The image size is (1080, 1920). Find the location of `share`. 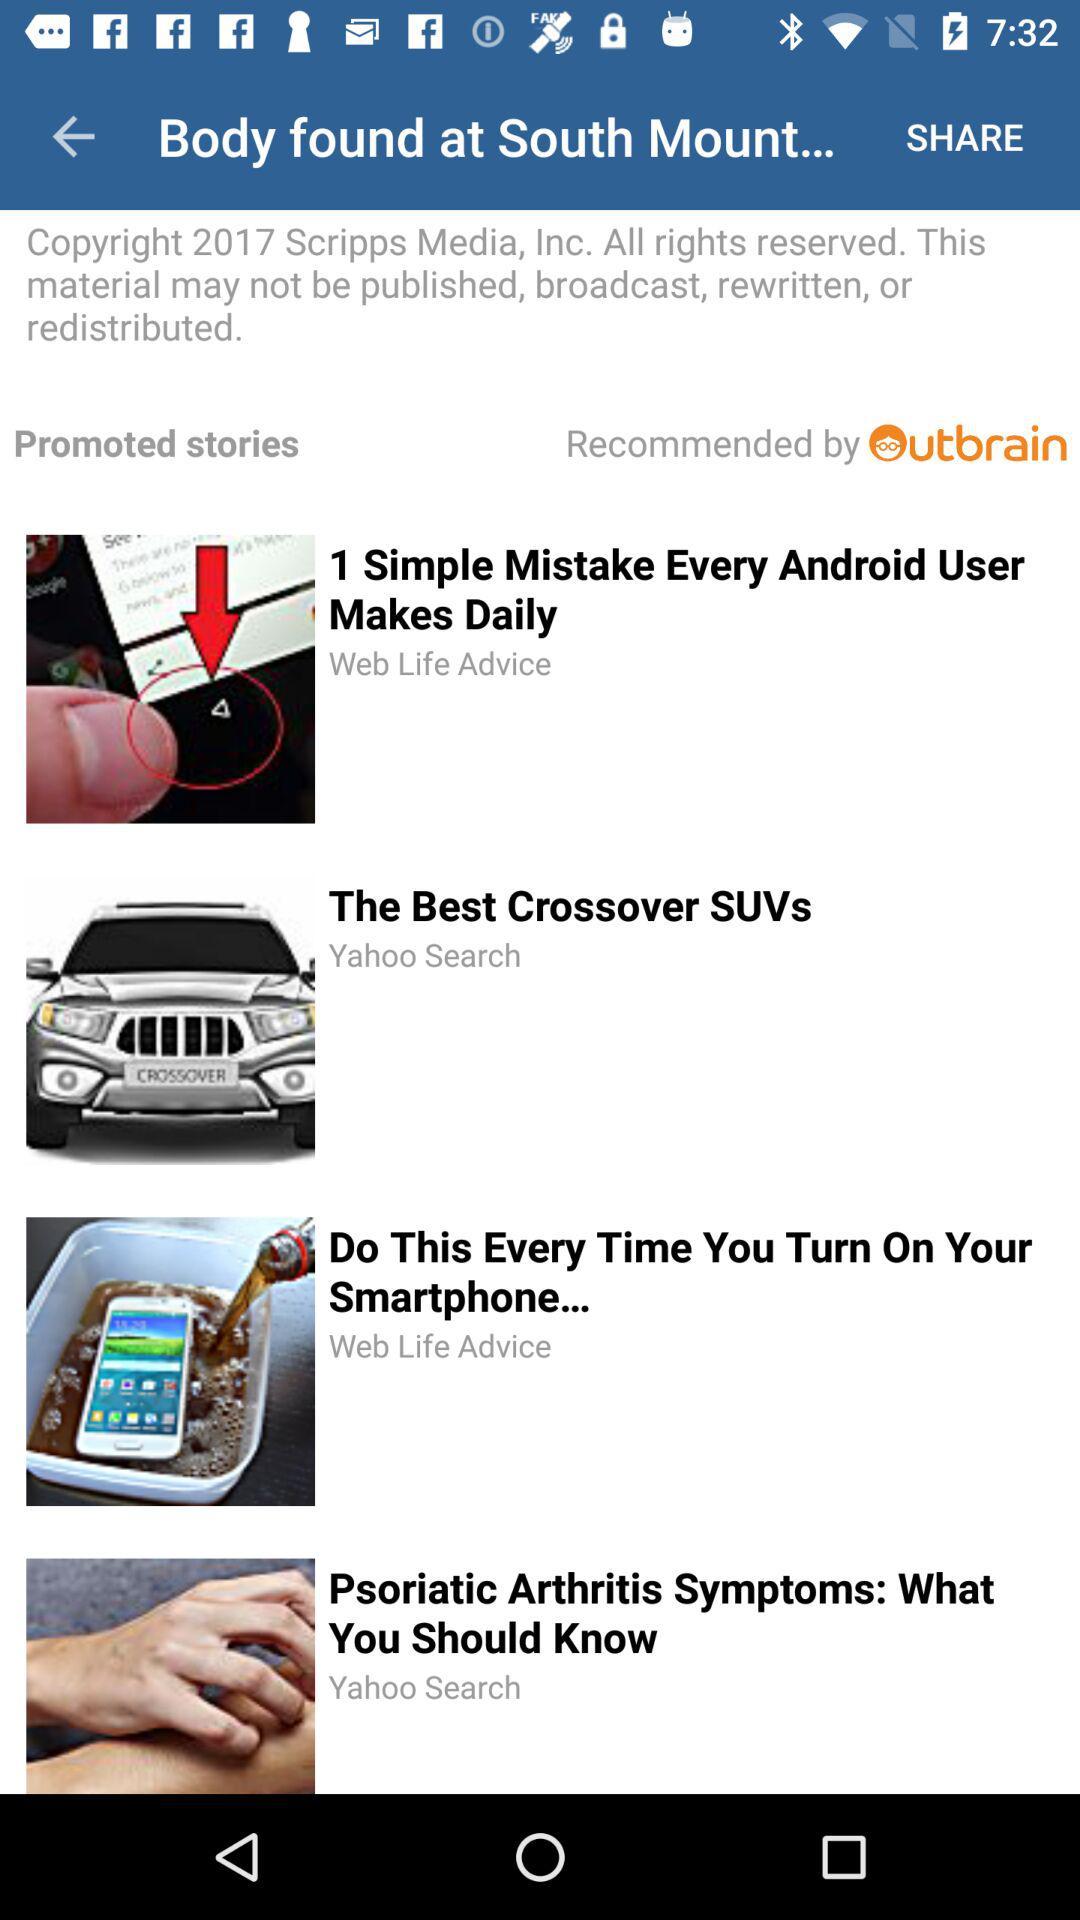

share is located at coordinates (963, 135).